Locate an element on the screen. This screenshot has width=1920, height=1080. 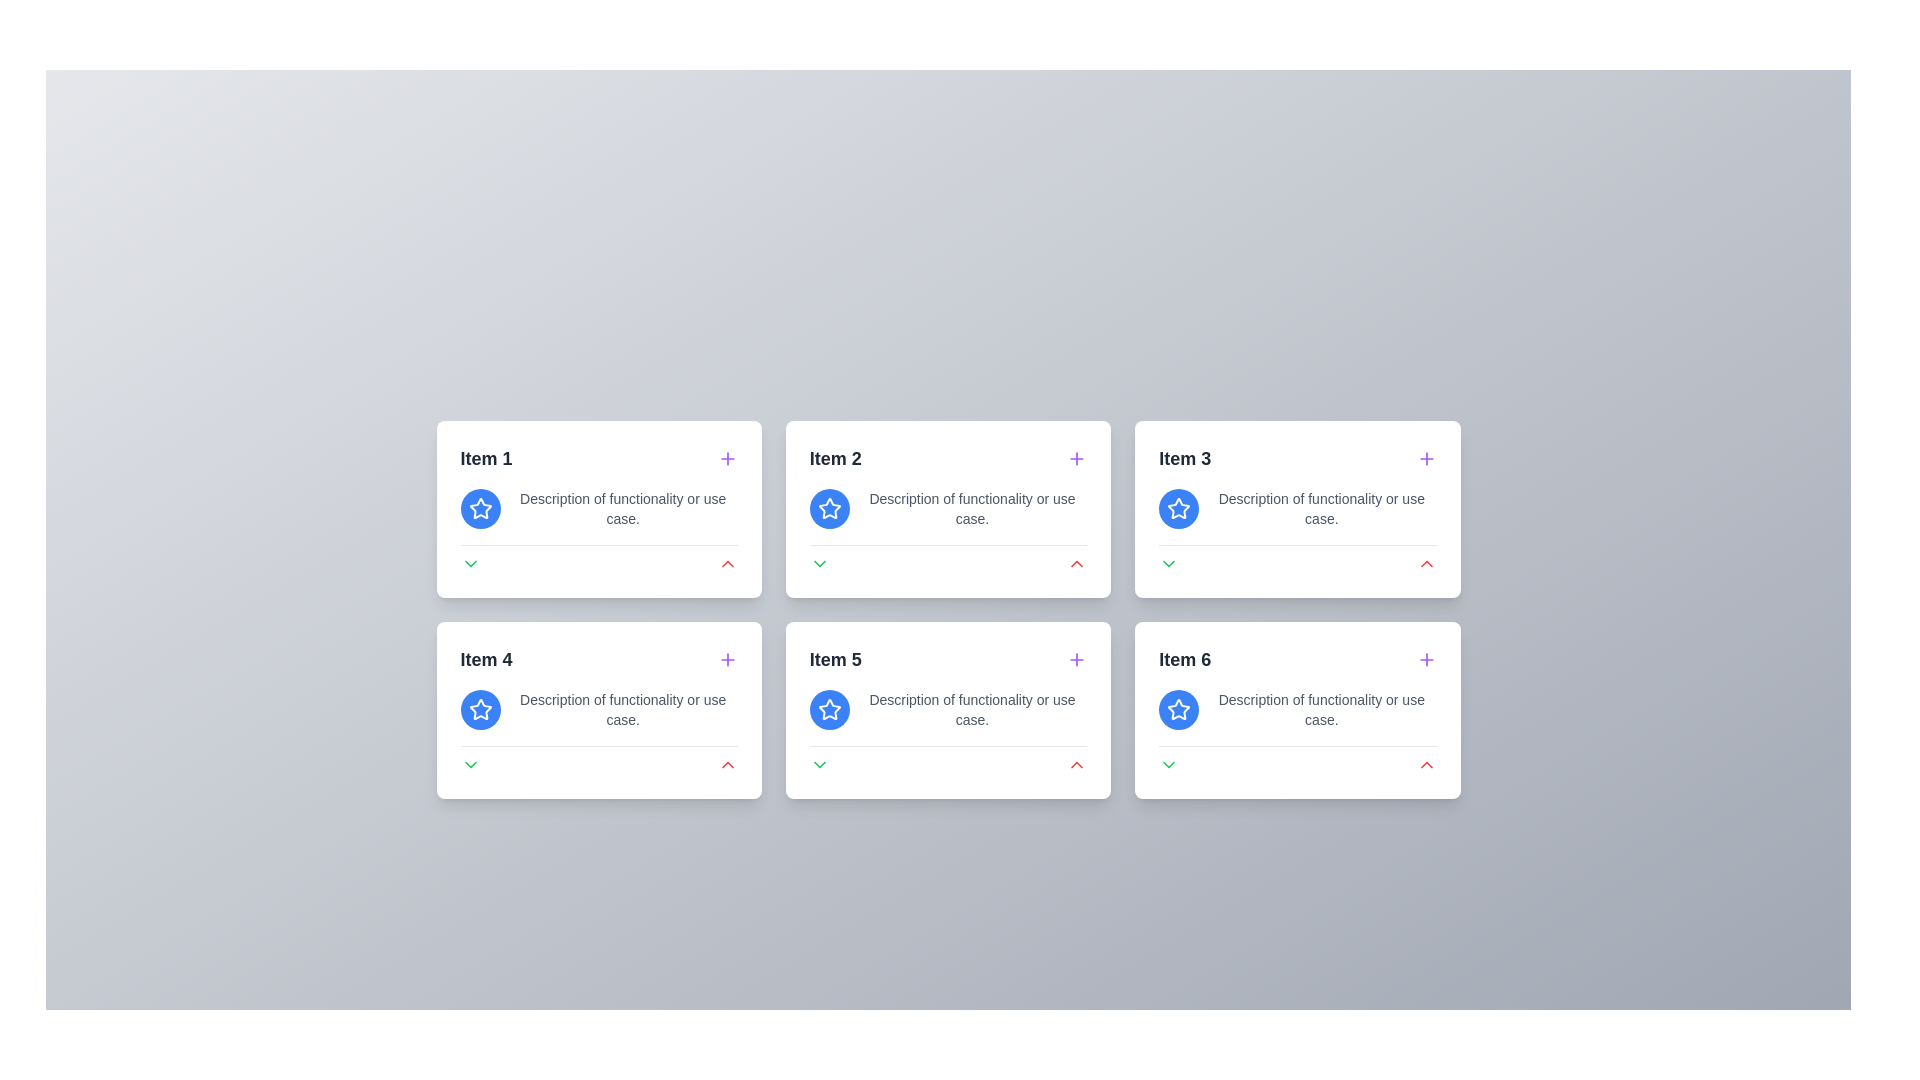
the white rounded rectangular card labeled 'Item 6' located in the bottom-right corner of the grid is located at coordinates (1297, 709).